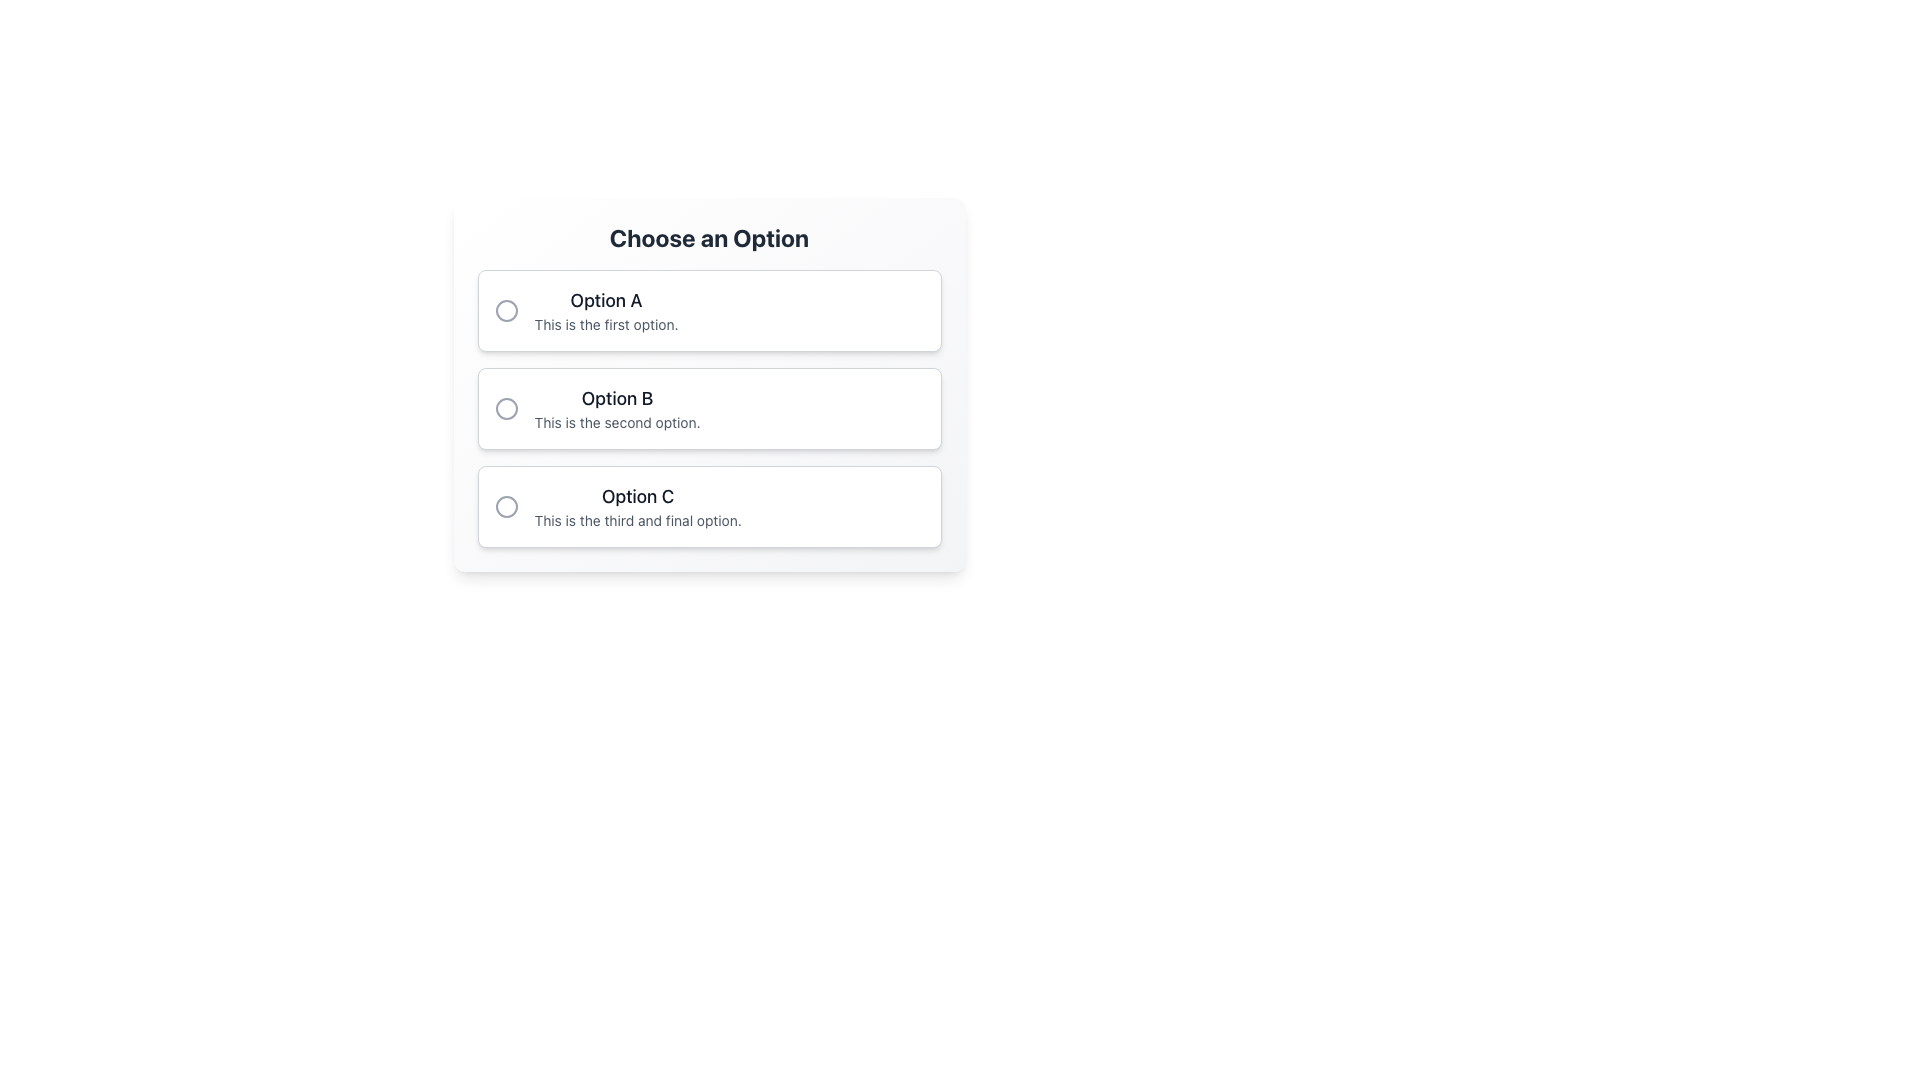  I want to click on the radio button for 'Option B', so click(709, 407).